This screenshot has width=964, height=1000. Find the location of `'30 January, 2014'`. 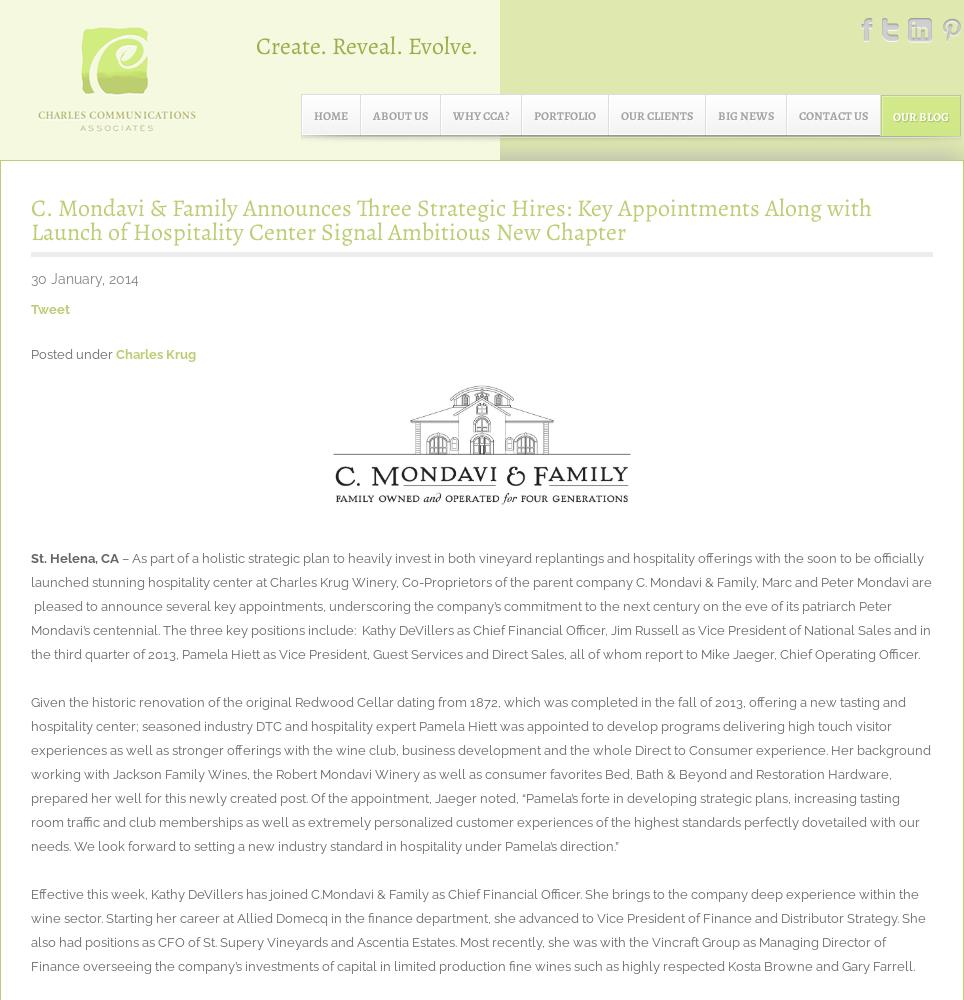

'30 January, 2014' is located at coordinates (84, 279).